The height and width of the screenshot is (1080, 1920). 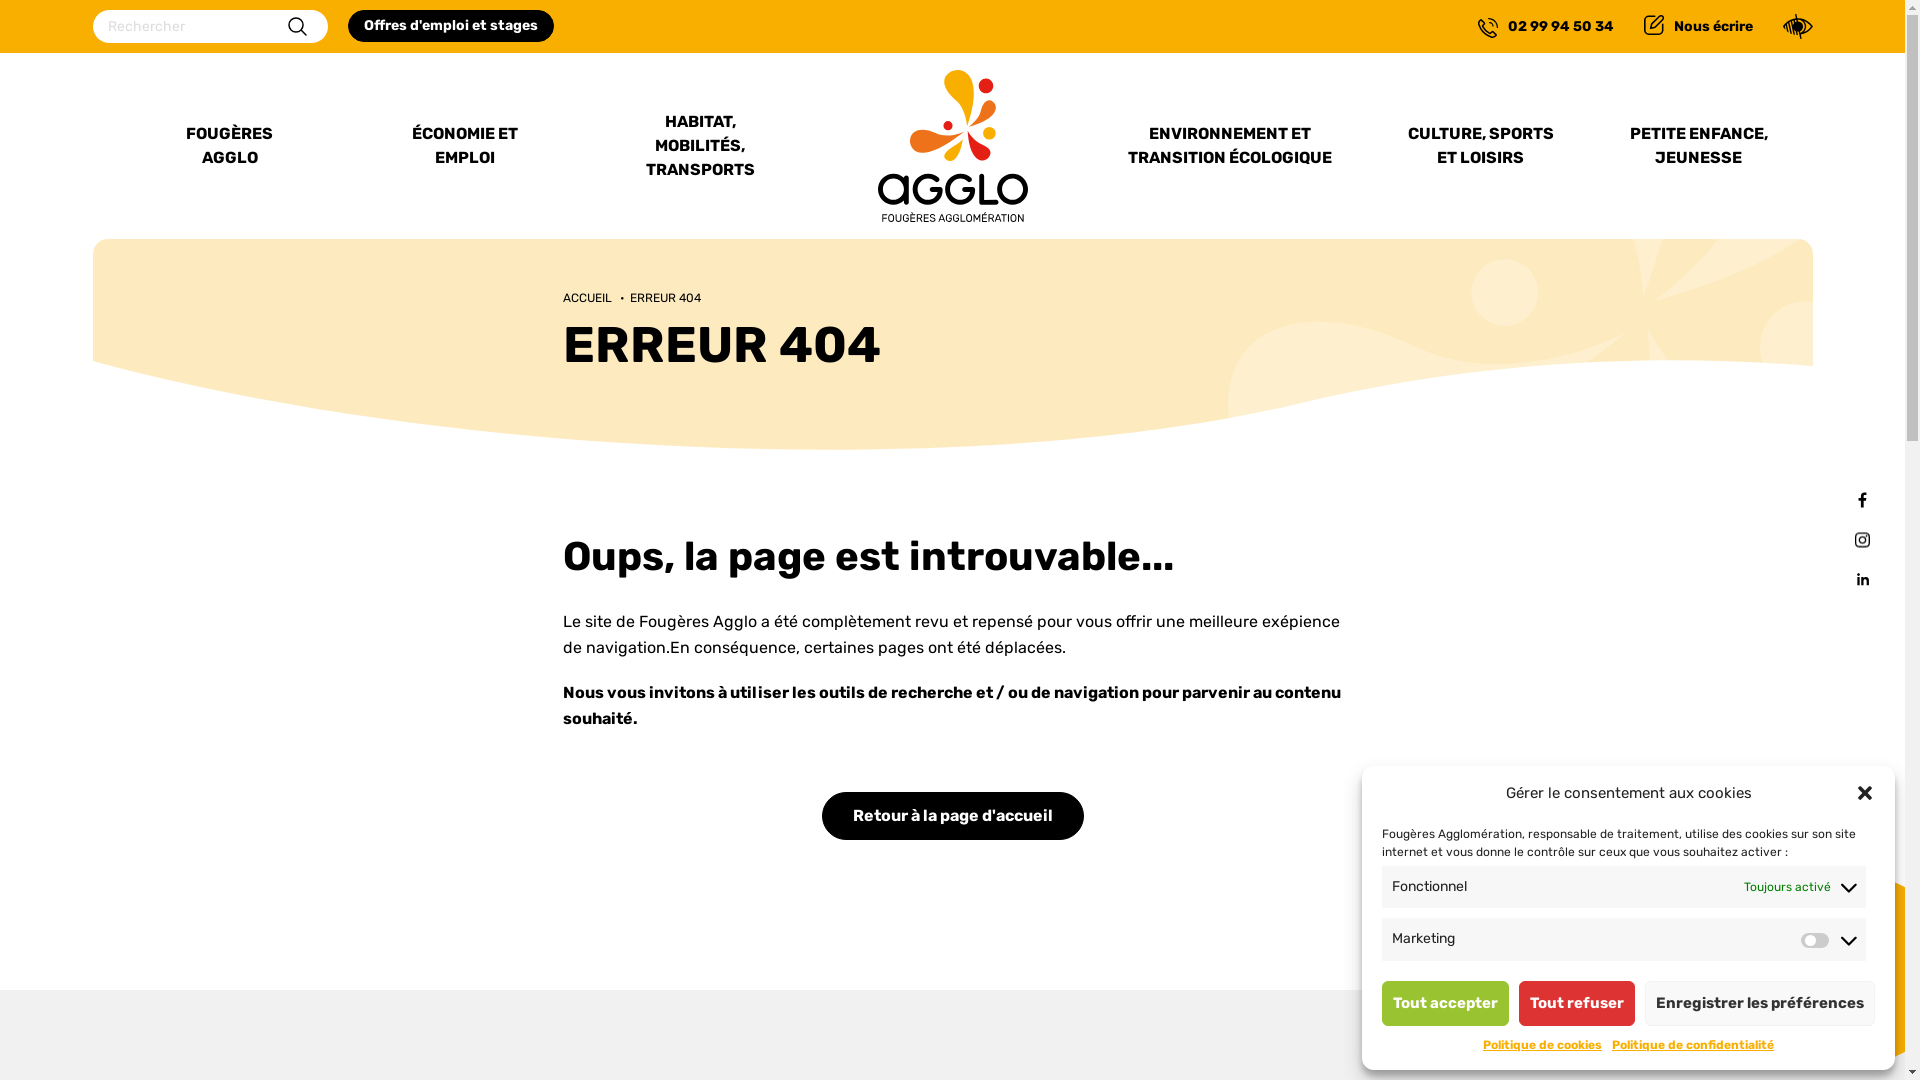 I want to click on 'Linkedin', so click(x=1861, y=580).